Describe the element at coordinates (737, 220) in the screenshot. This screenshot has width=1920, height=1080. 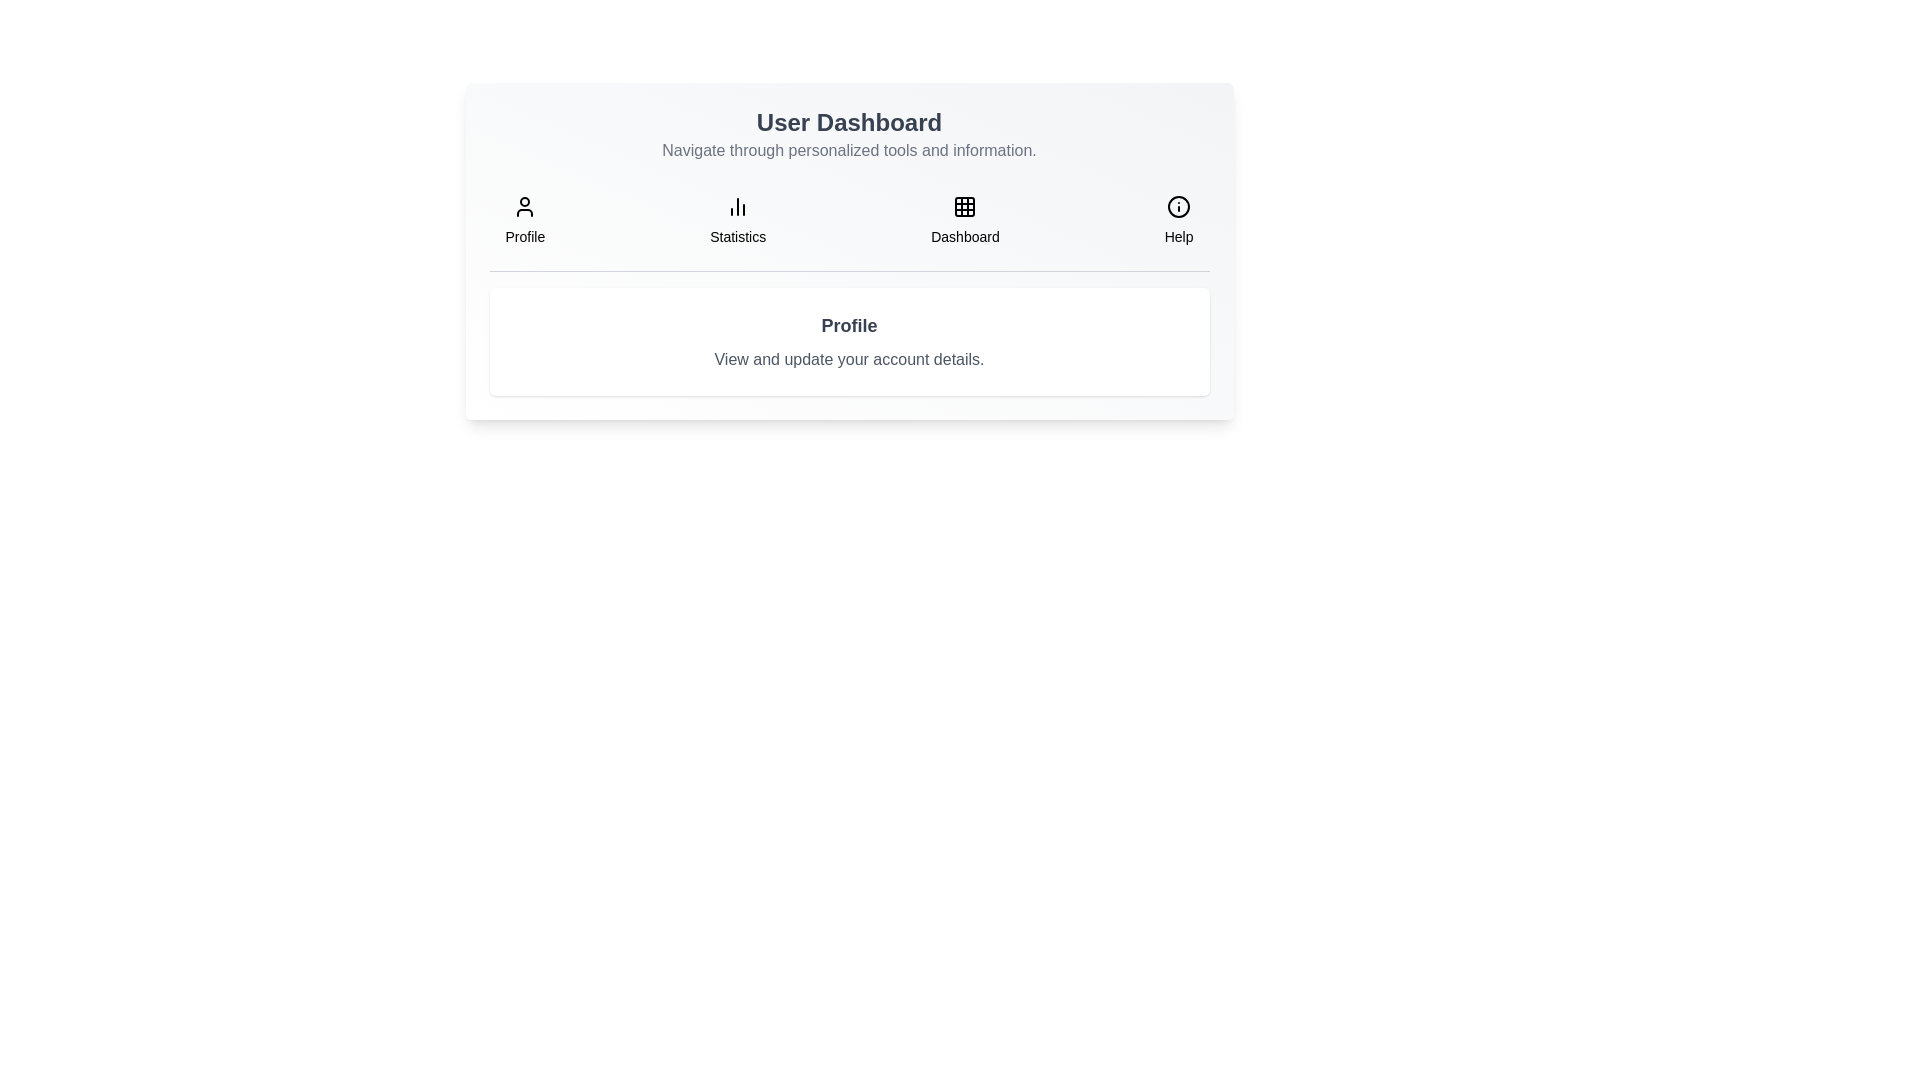
I see `the tab labeled Statistics to navigate to its content` at that location.